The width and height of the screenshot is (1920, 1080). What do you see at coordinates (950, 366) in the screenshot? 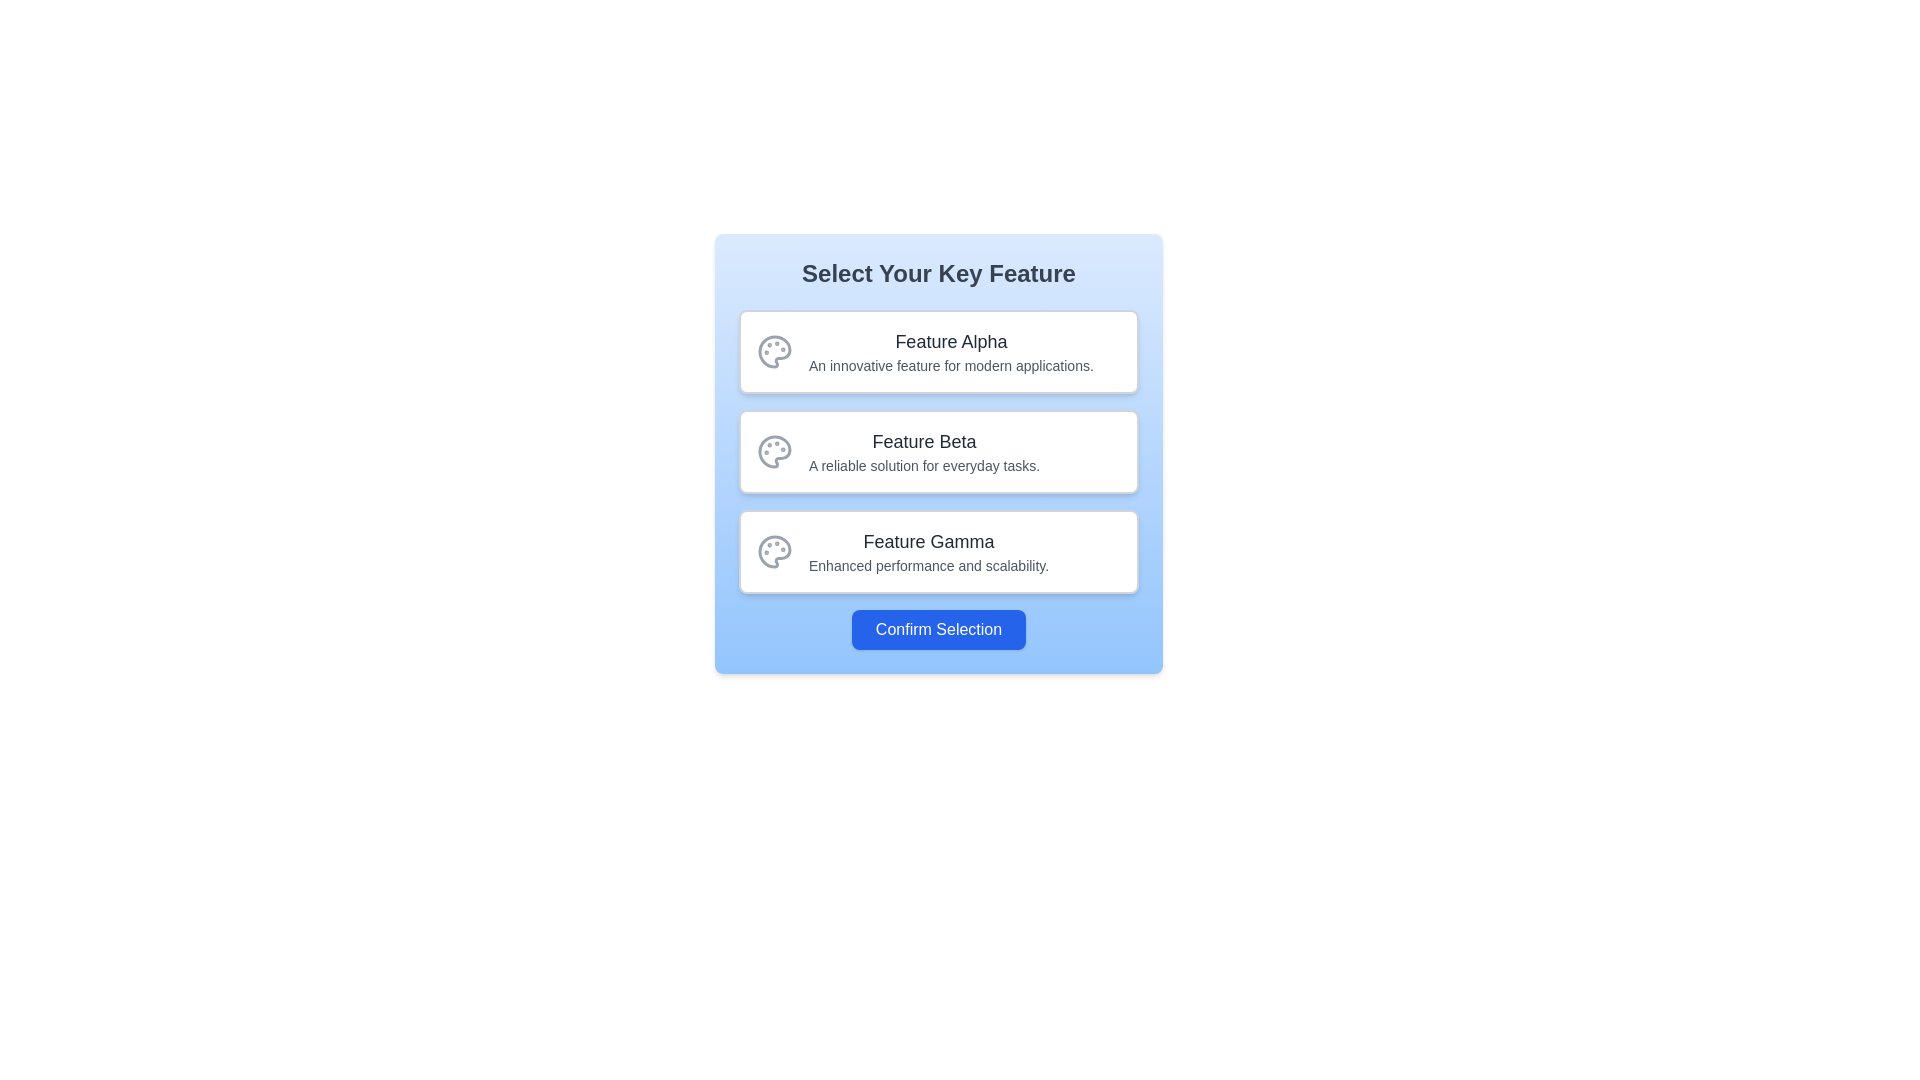
I see `the supporting text element that reads 'An innovative feature for modern applications.' which is styled in gray and located below the 'Feature Alpha' title` at bounding box center [950, 366].